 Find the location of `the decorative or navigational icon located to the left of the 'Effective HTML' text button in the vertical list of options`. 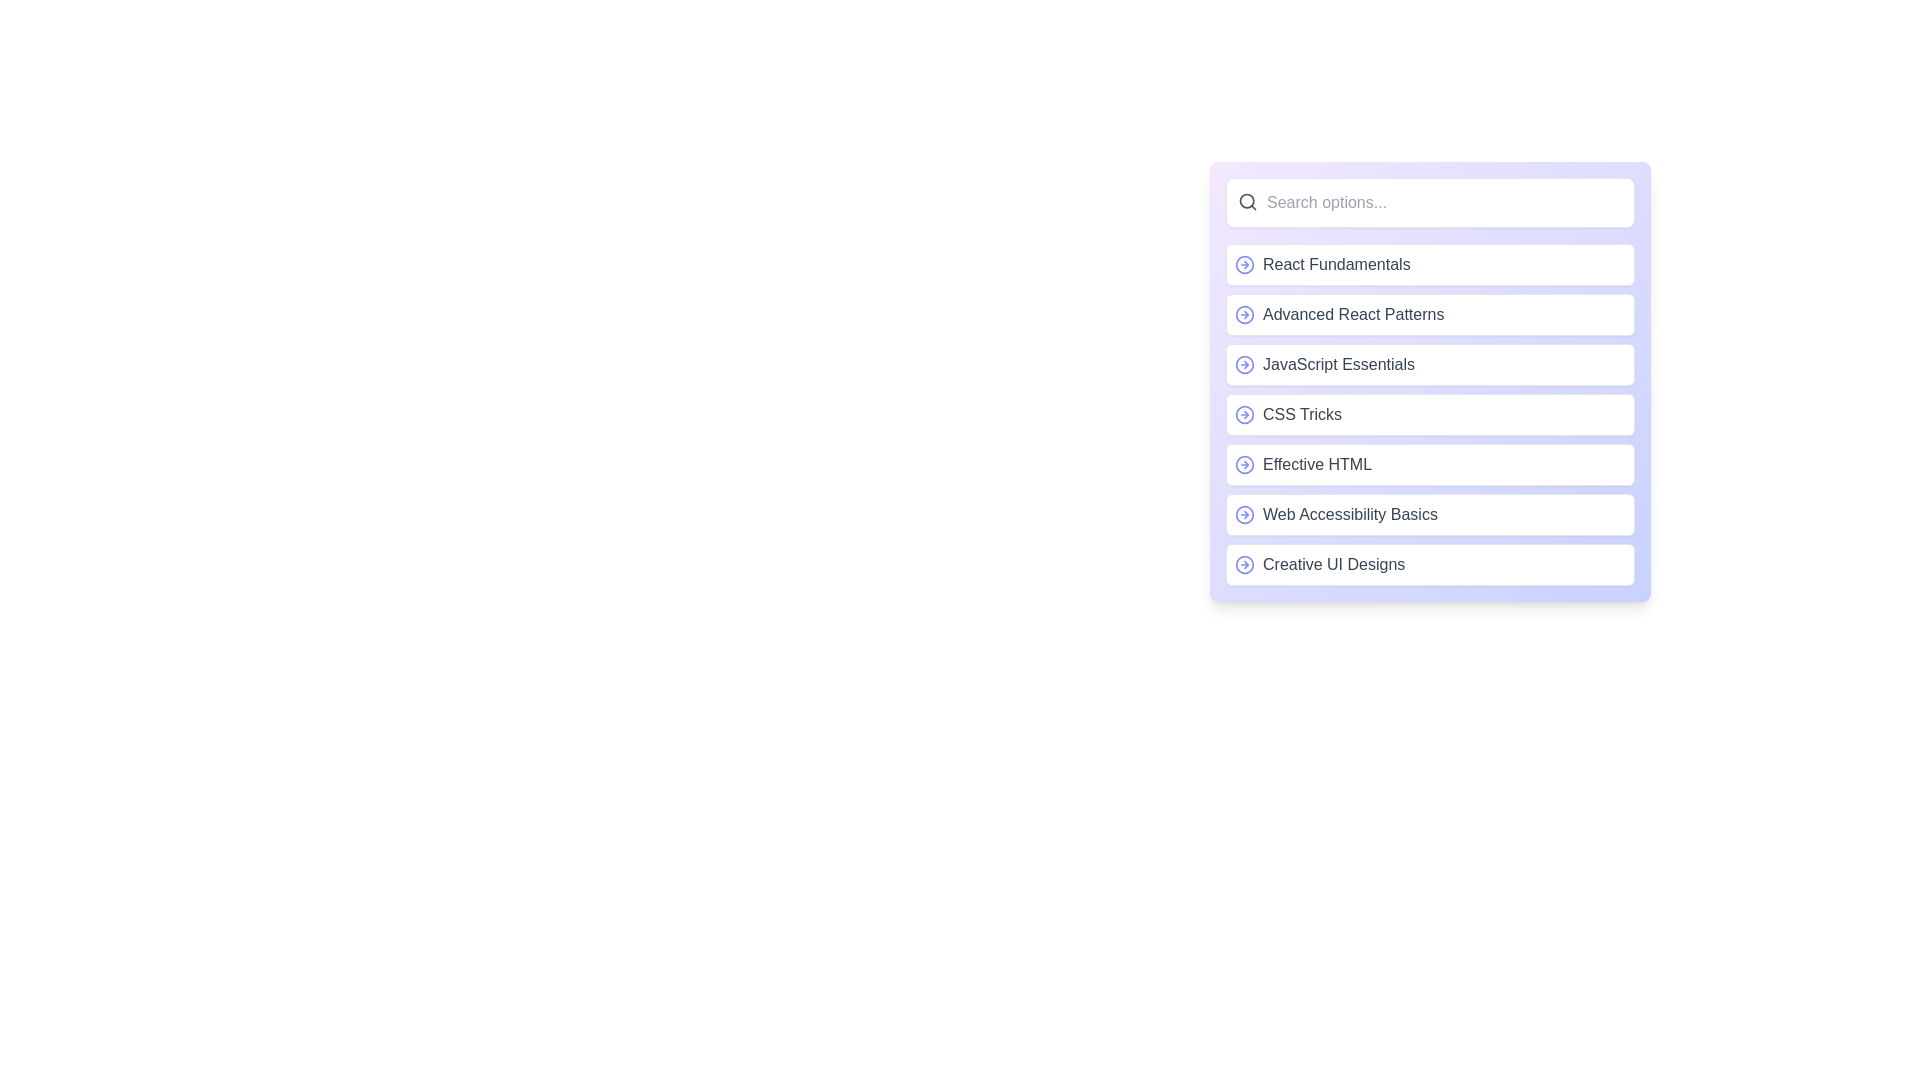

the decorative or navigational icon located to the left of the 'Effective HTML' text button in the vertical list of options is located at coordinates (1243, 465).